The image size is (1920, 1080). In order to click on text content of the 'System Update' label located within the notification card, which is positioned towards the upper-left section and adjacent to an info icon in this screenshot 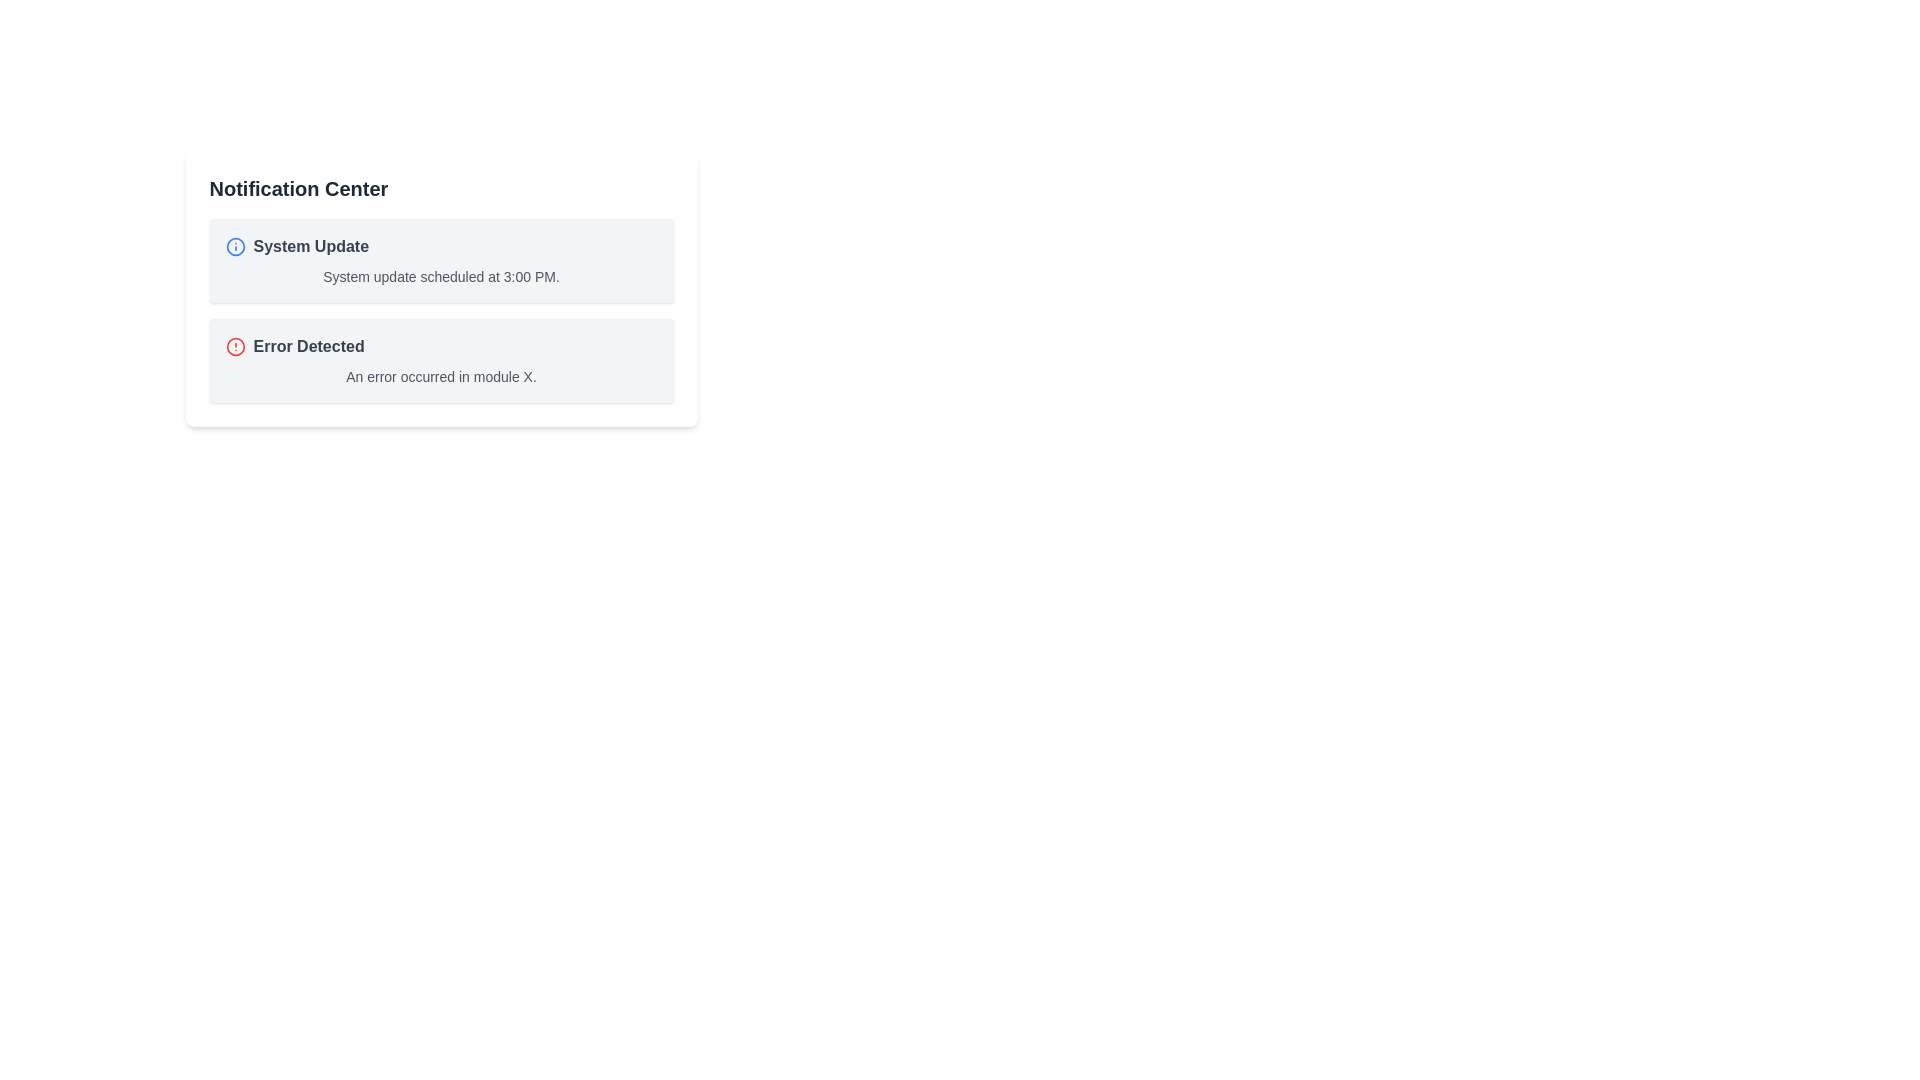, I will do `click(310, 245)`.